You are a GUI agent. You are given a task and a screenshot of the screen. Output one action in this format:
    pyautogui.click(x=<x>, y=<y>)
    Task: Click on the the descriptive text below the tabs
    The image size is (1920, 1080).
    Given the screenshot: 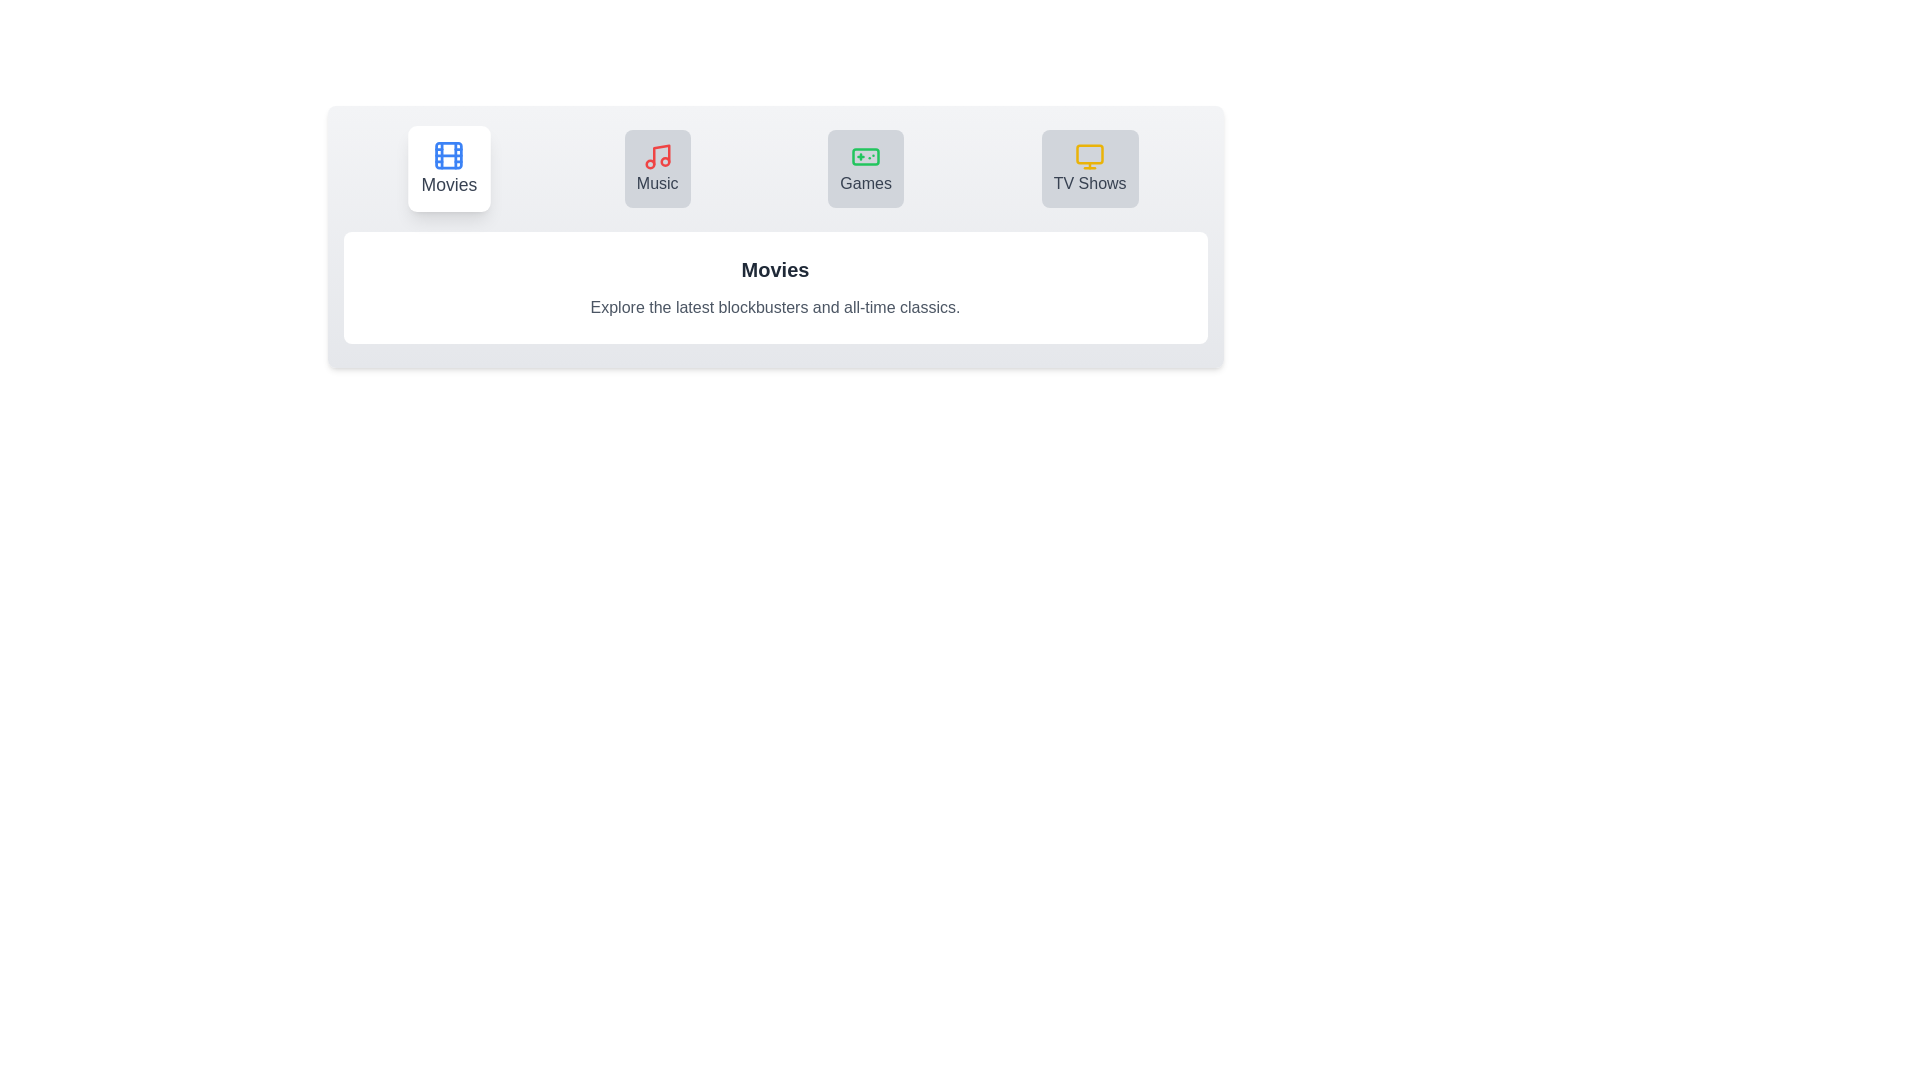 What is the action you would take?
    pyautogui.click(x=774, y=308)
    